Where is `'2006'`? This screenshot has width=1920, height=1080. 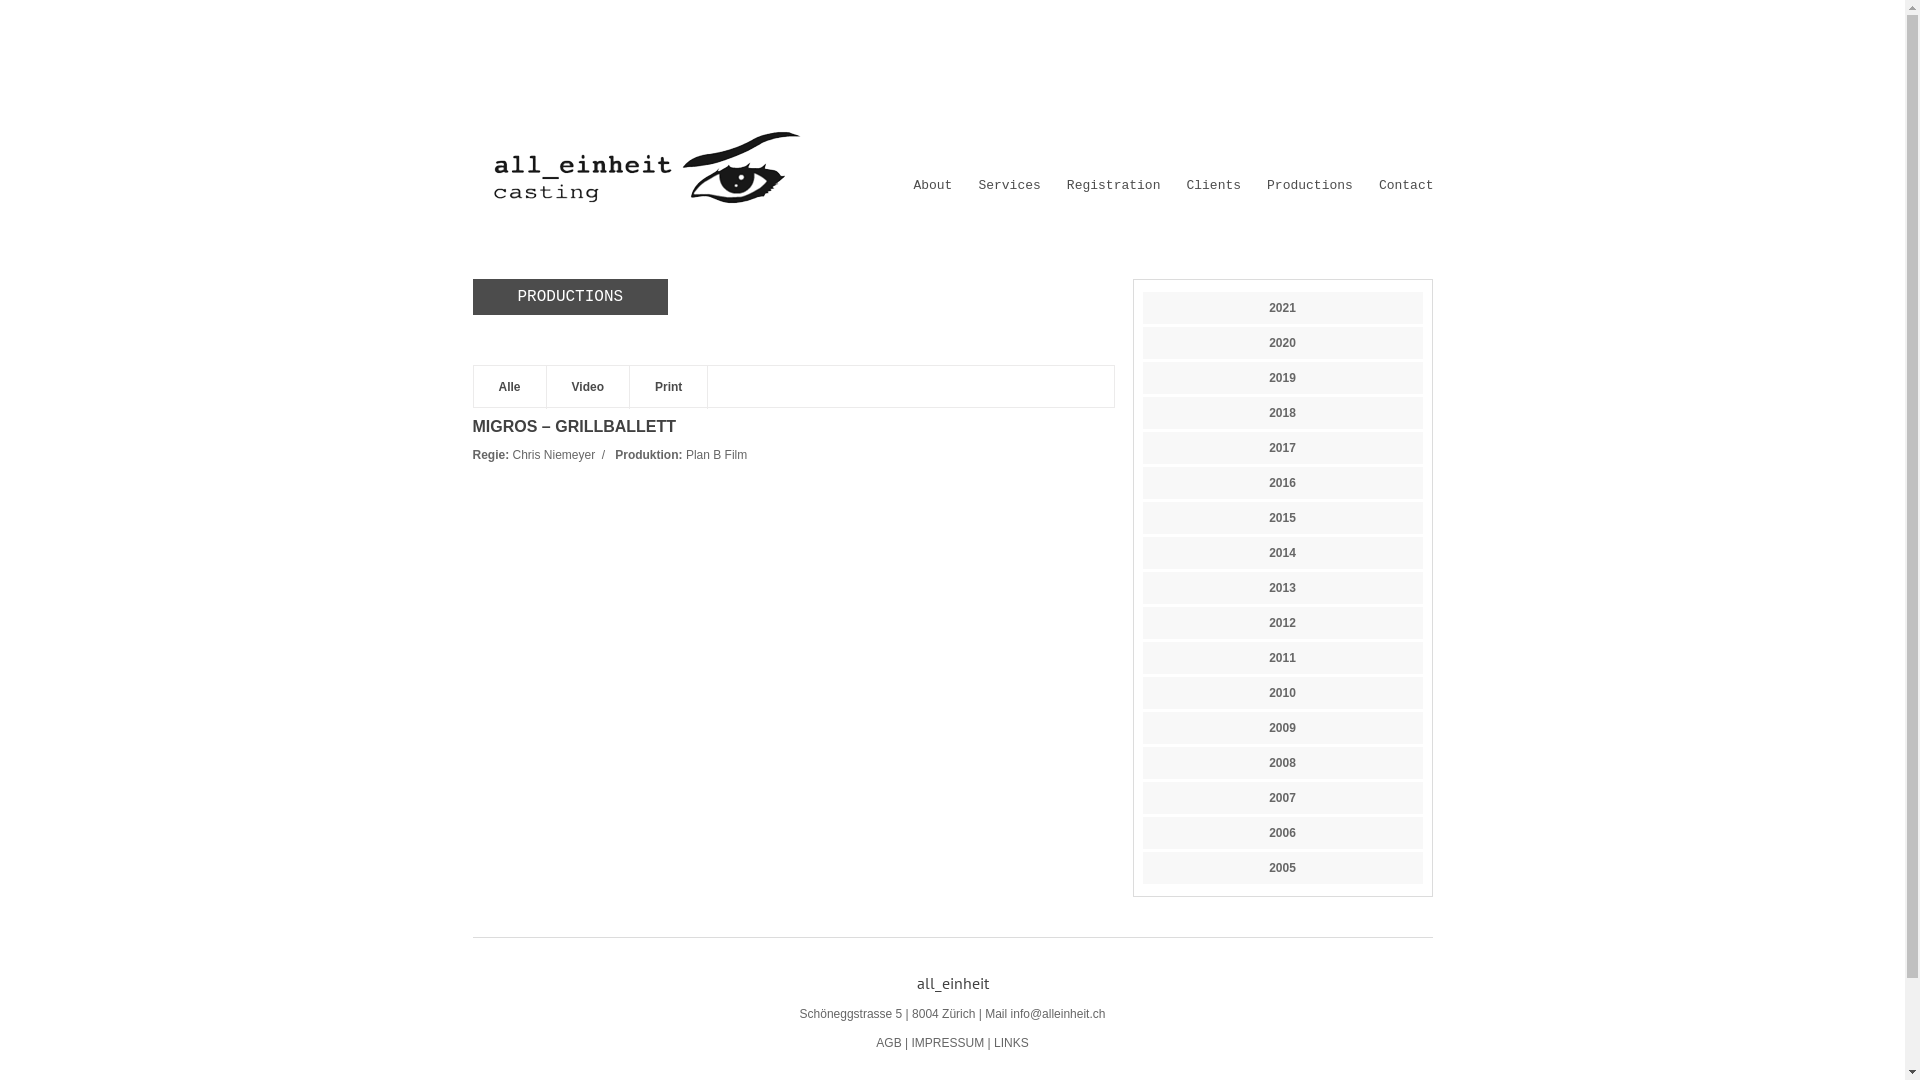
'2006' is located at coordinates (1282, 833).